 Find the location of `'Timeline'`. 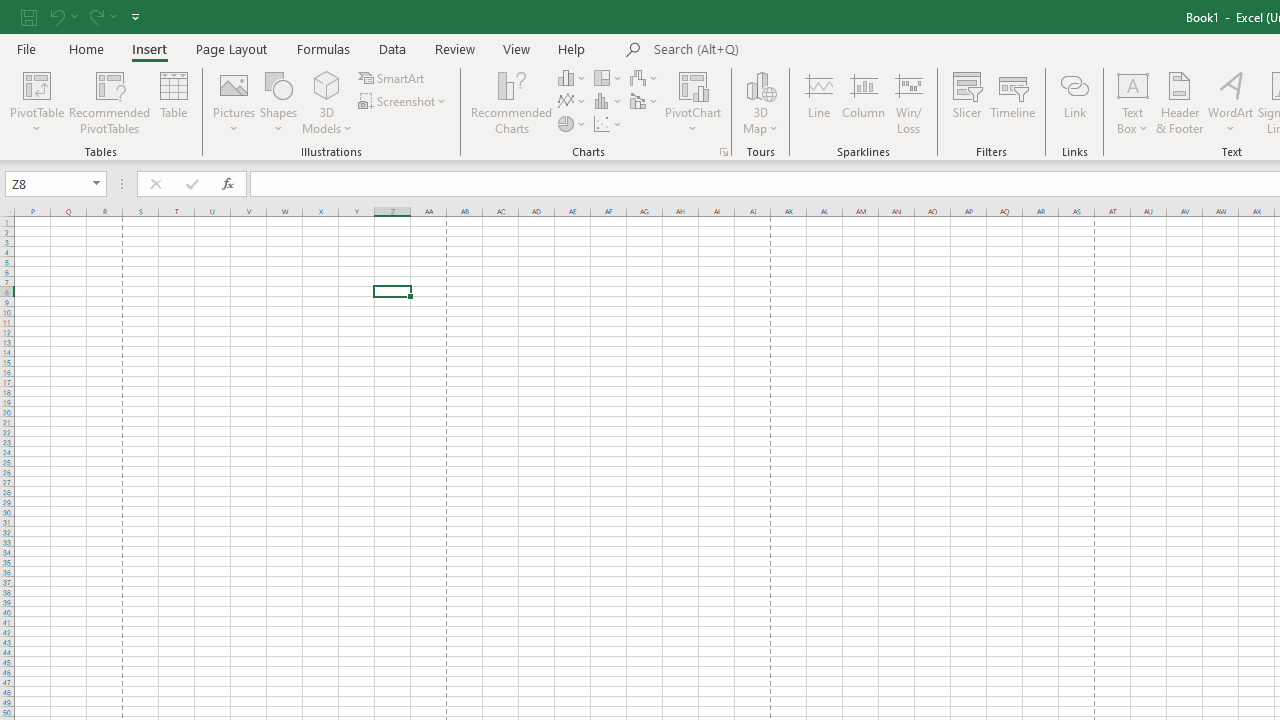

'Timeline' is located at coordinates (1013, 103).